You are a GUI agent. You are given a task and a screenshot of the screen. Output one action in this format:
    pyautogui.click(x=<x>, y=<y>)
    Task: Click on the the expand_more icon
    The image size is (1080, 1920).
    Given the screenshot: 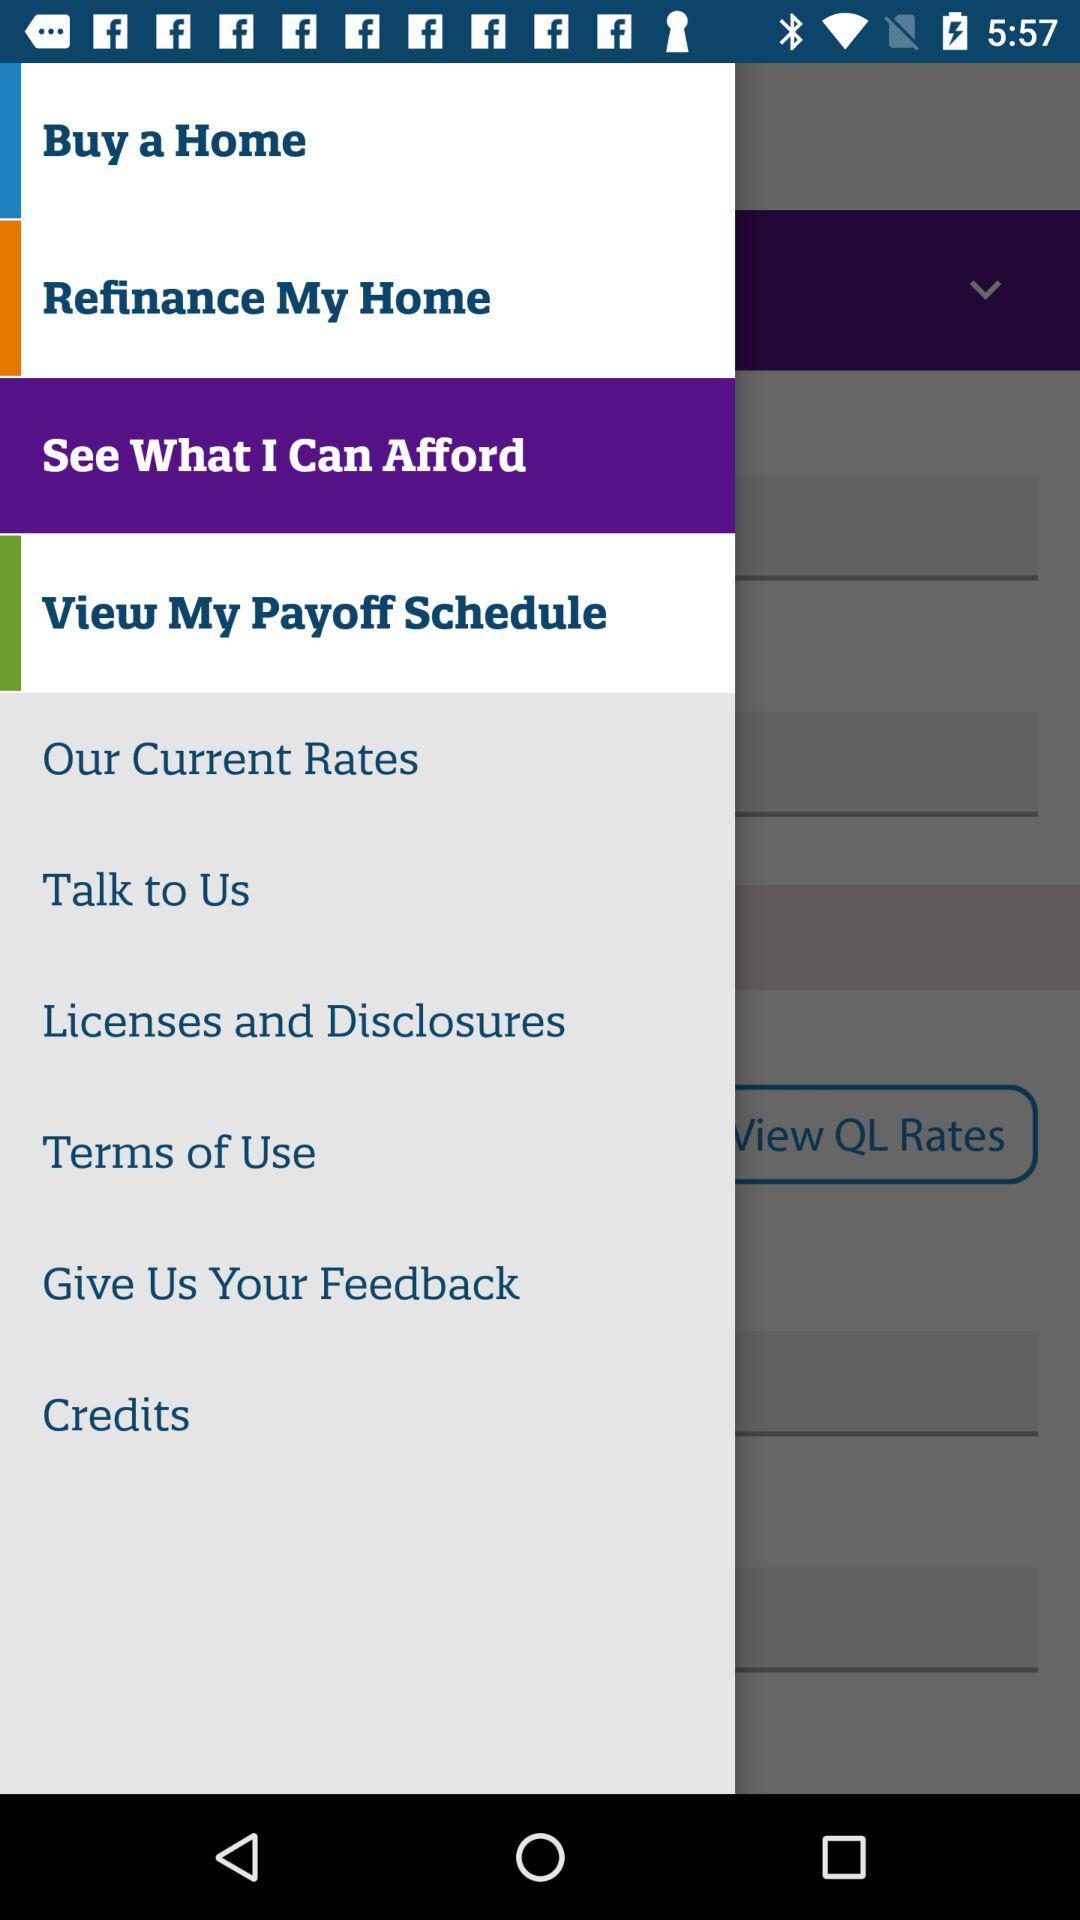 What is the action you would take?
    pyautogui.click(x=984, y=289)
    